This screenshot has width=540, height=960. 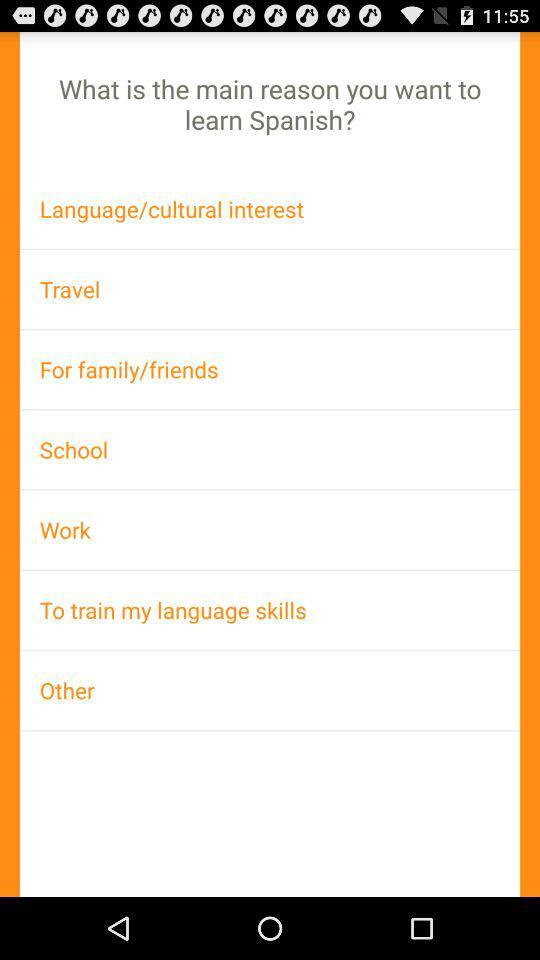 What do you see at coordinates (270, 528) in the screenshot?
I see `work app` at bounding box center [270, 528].